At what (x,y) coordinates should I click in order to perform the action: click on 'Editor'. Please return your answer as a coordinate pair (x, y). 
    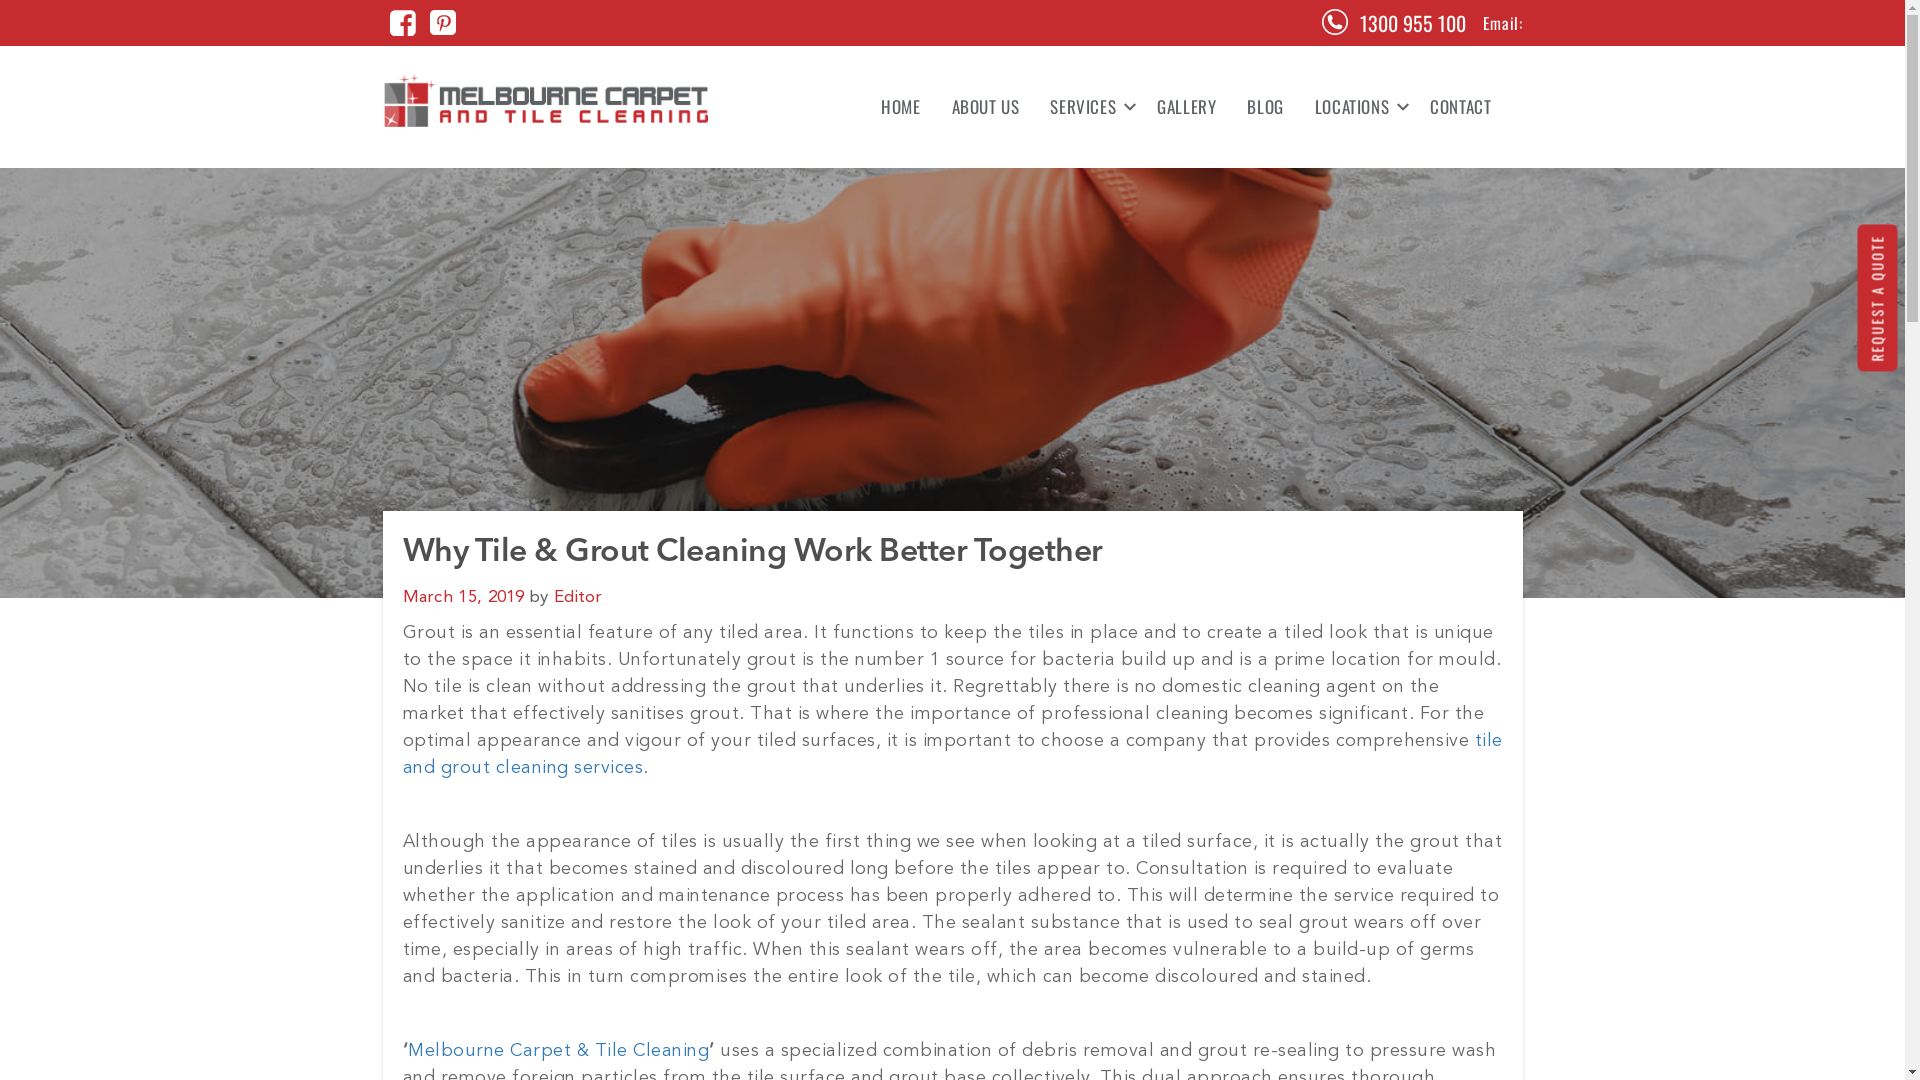
    Looking at the image, I should click on (577, 596).